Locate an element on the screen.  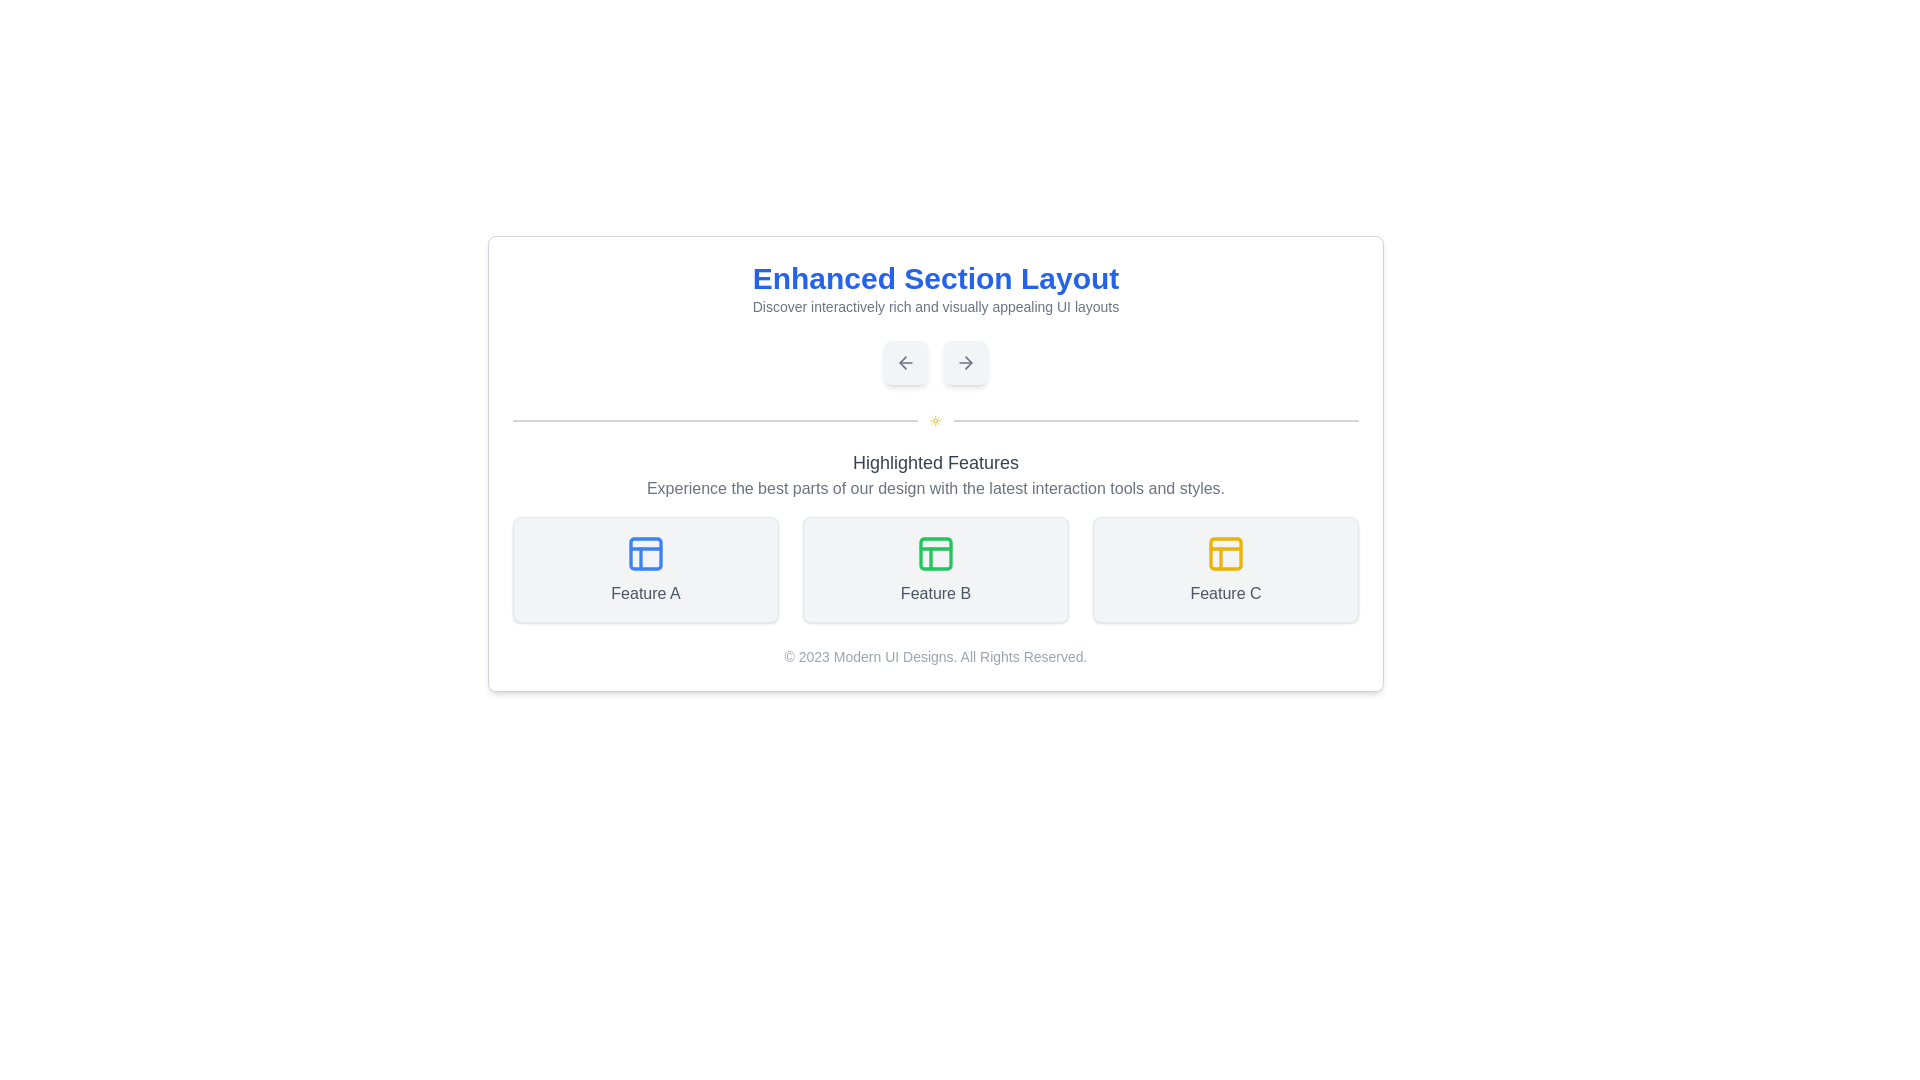
the 'Feature C' label, which is styled with gray color and positioned centrally within the third card below a yellow icon is located at coordinates (1224, 593).